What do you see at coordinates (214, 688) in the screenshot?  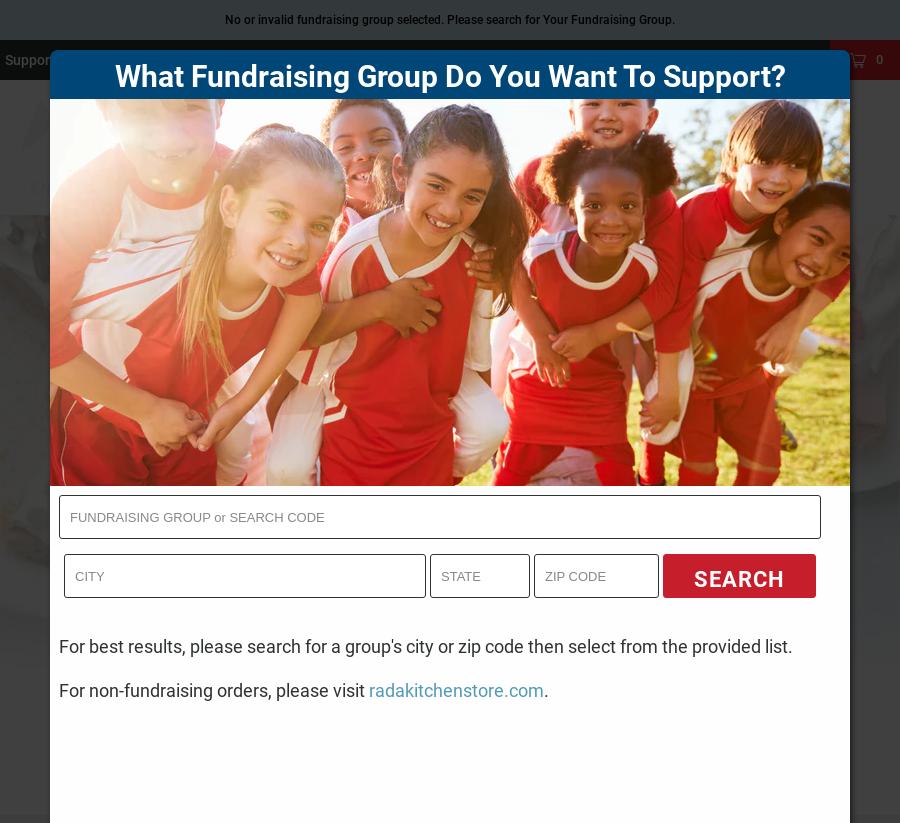 I see `'For non-fundraising orders, please visit'` at bounding box center [214, 688].